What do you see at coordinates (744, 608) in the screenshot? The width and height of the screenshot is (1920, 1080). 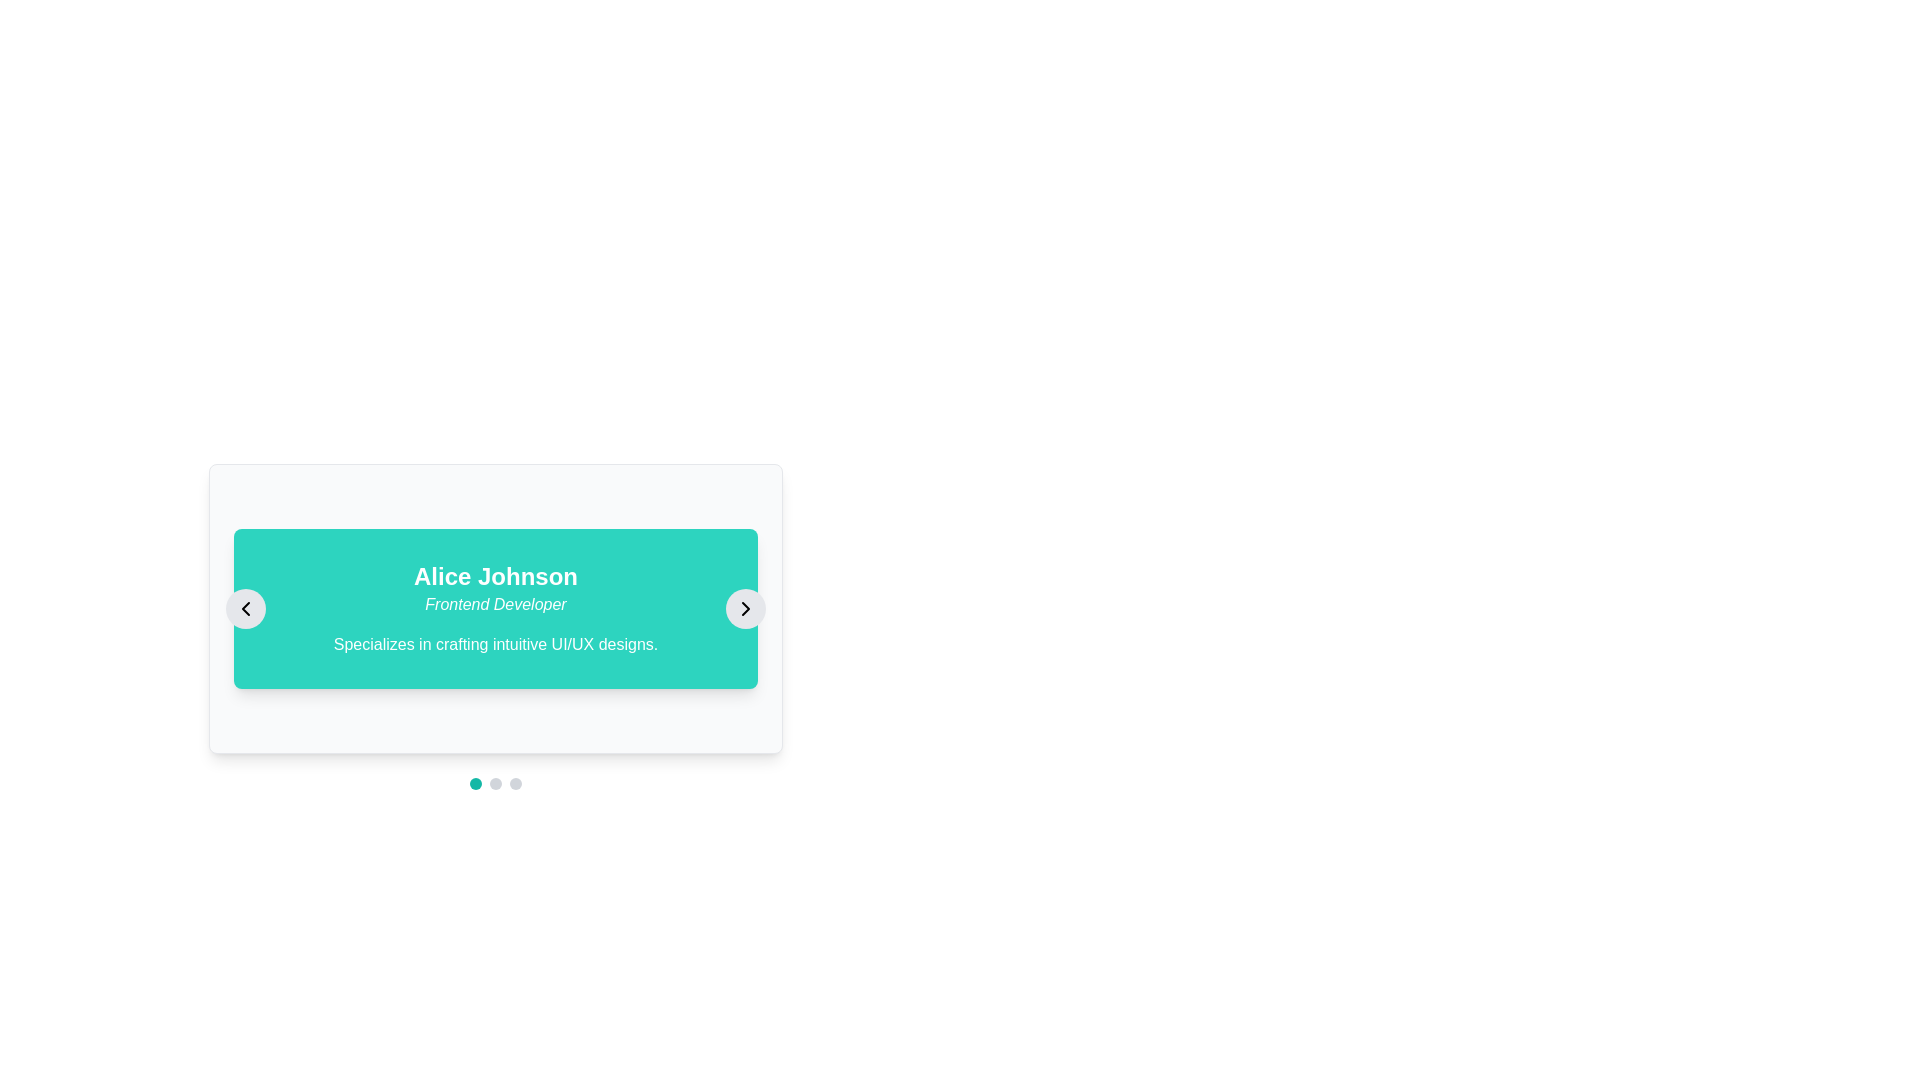 I see `the circular navigation icon located on the center-right side of the interface` at bounding box center [744, 608].